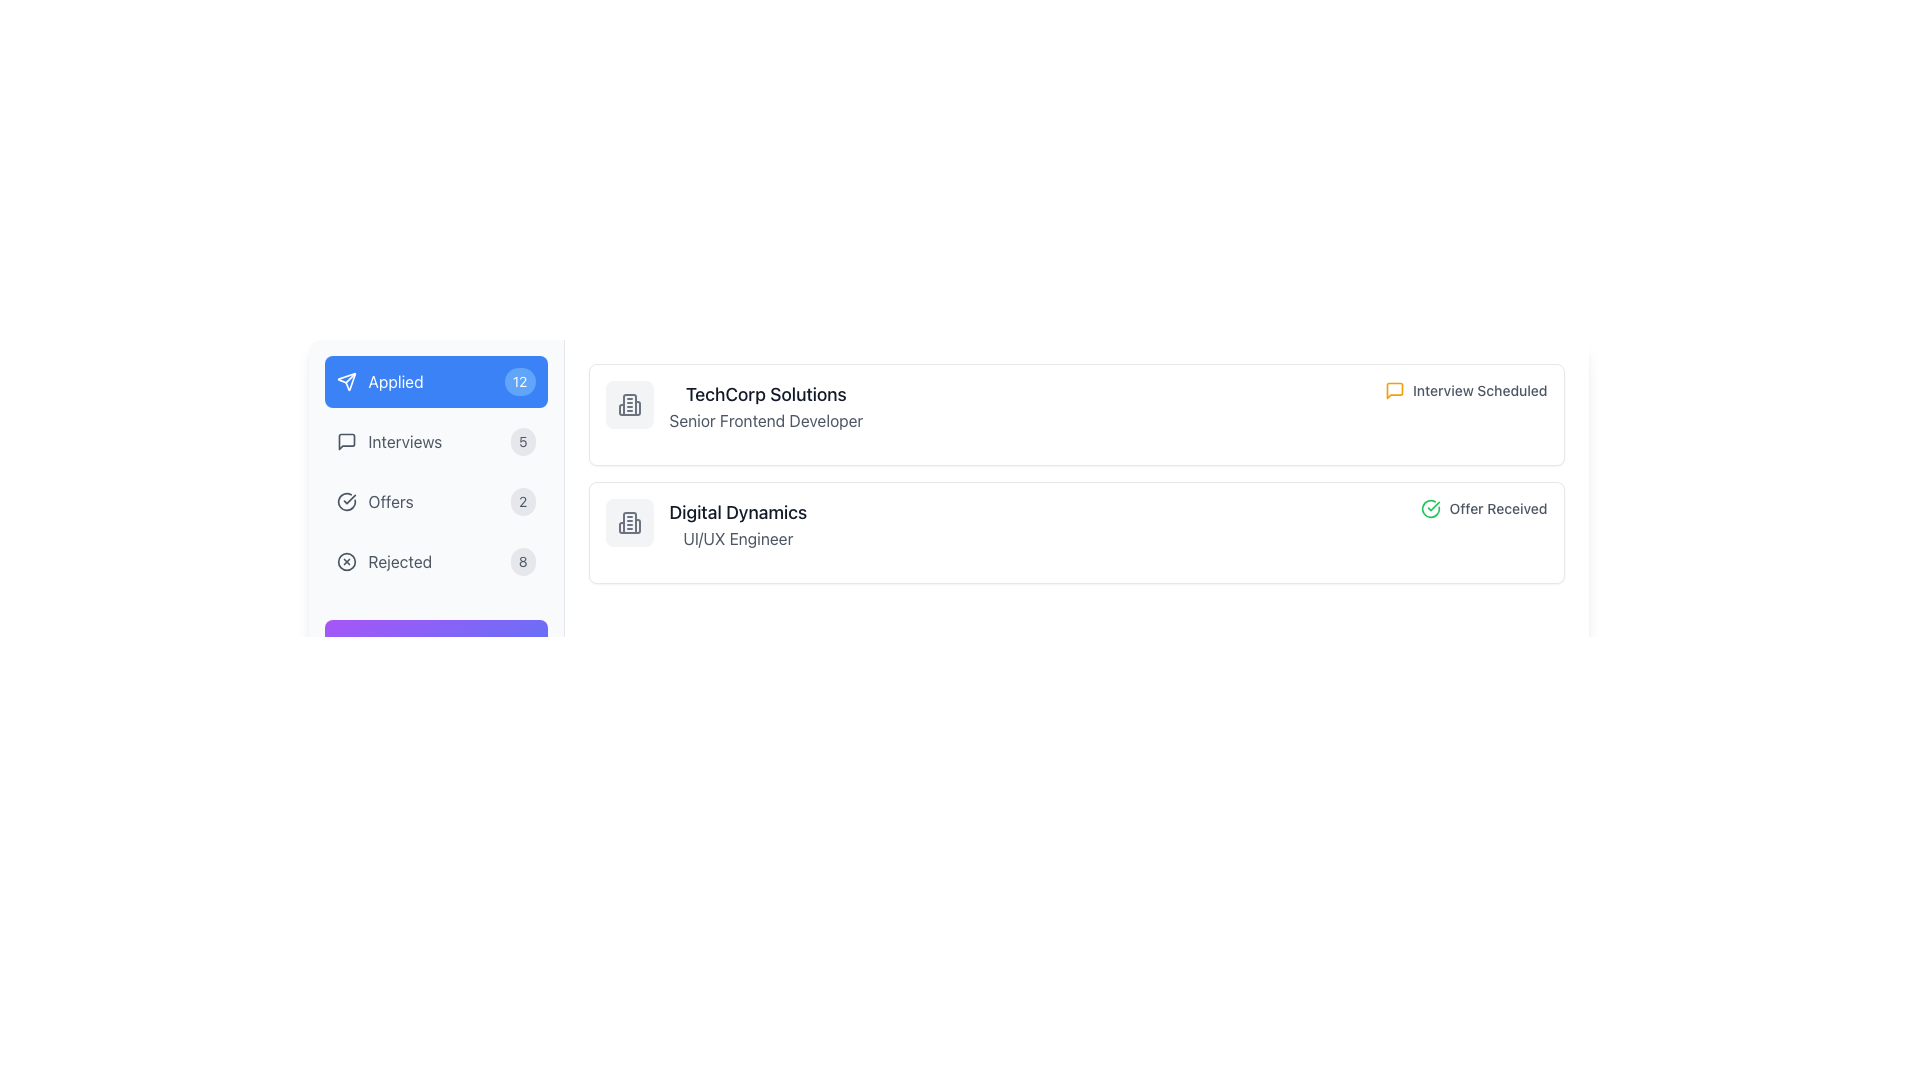  What do you see at coordinates (400, 562) in the screenshot?
I see `text label that says 'Rejected' located in the left sidebar under the 'Offers' section, which is the fourth option in the vertical list` at bounding box center [400, 562].